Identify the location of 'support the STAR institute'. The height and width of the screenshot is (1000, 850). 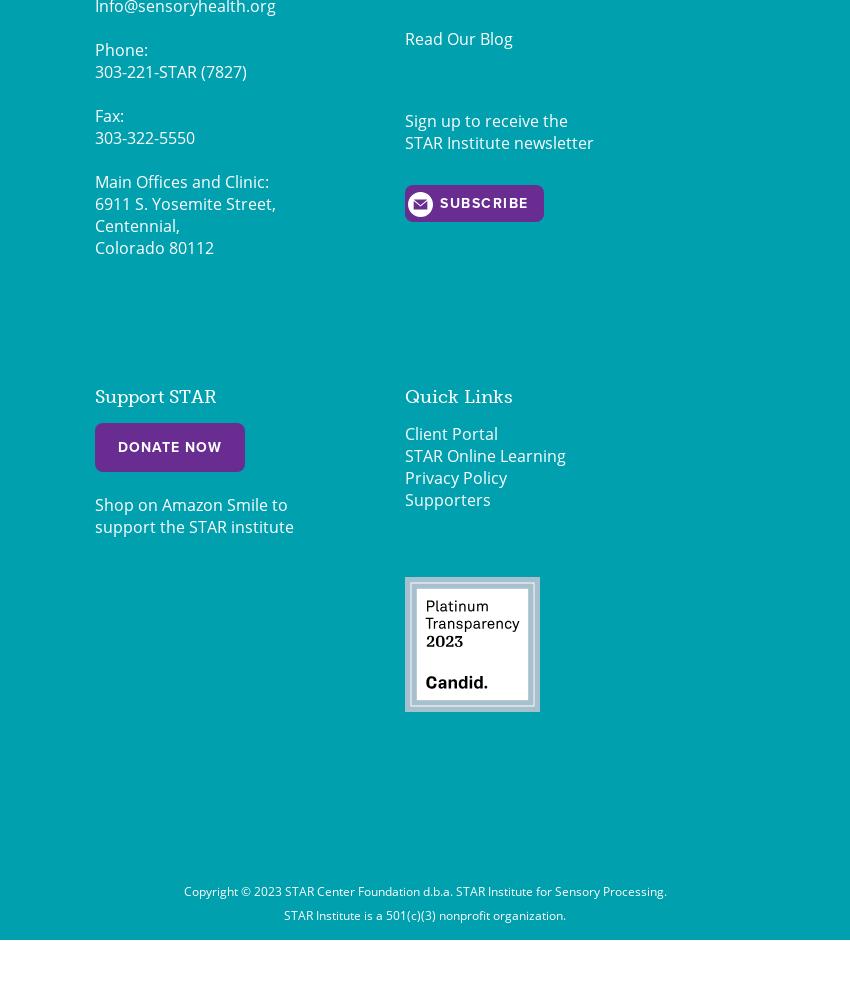
(193, 526).